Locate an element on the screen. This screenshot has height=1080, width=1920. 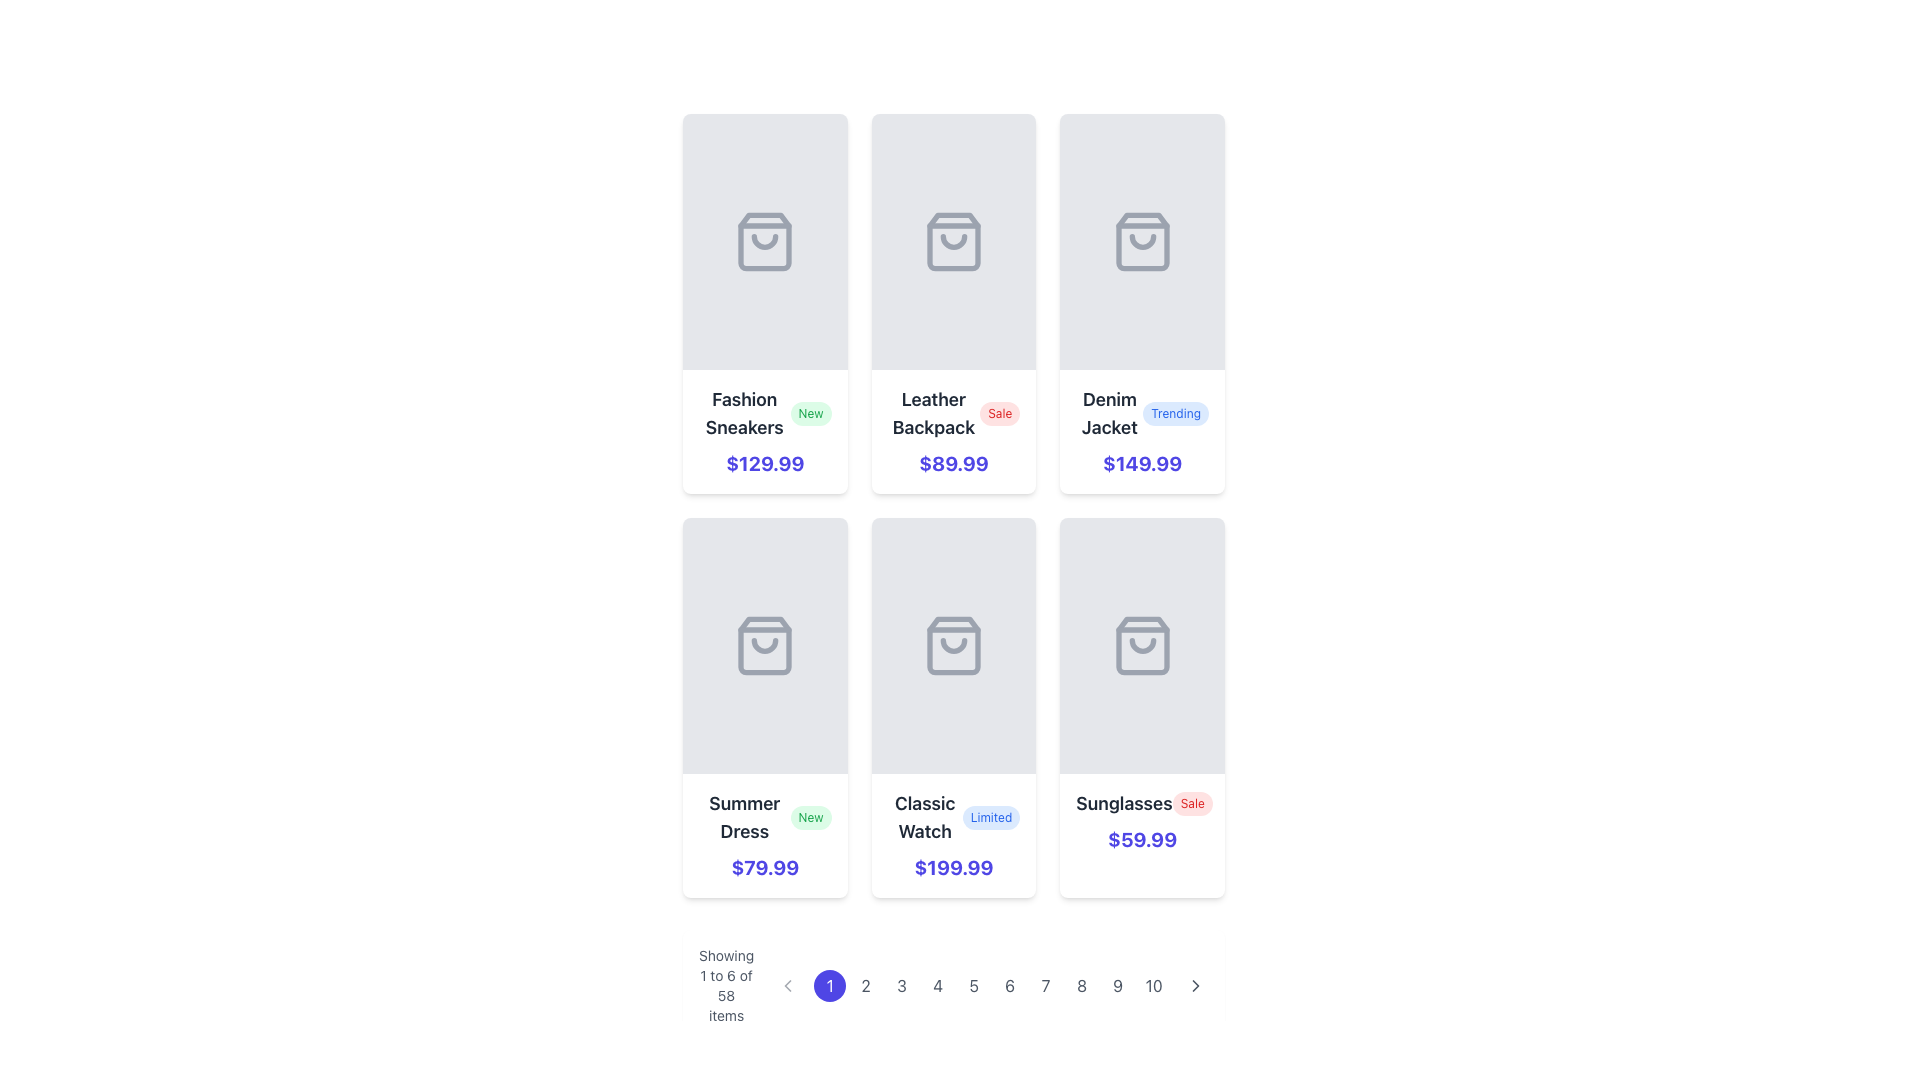
the circular button labeled '8' with gray text on a white background, located in the pagination section below the product cards is located at coordinates (1081, 985).